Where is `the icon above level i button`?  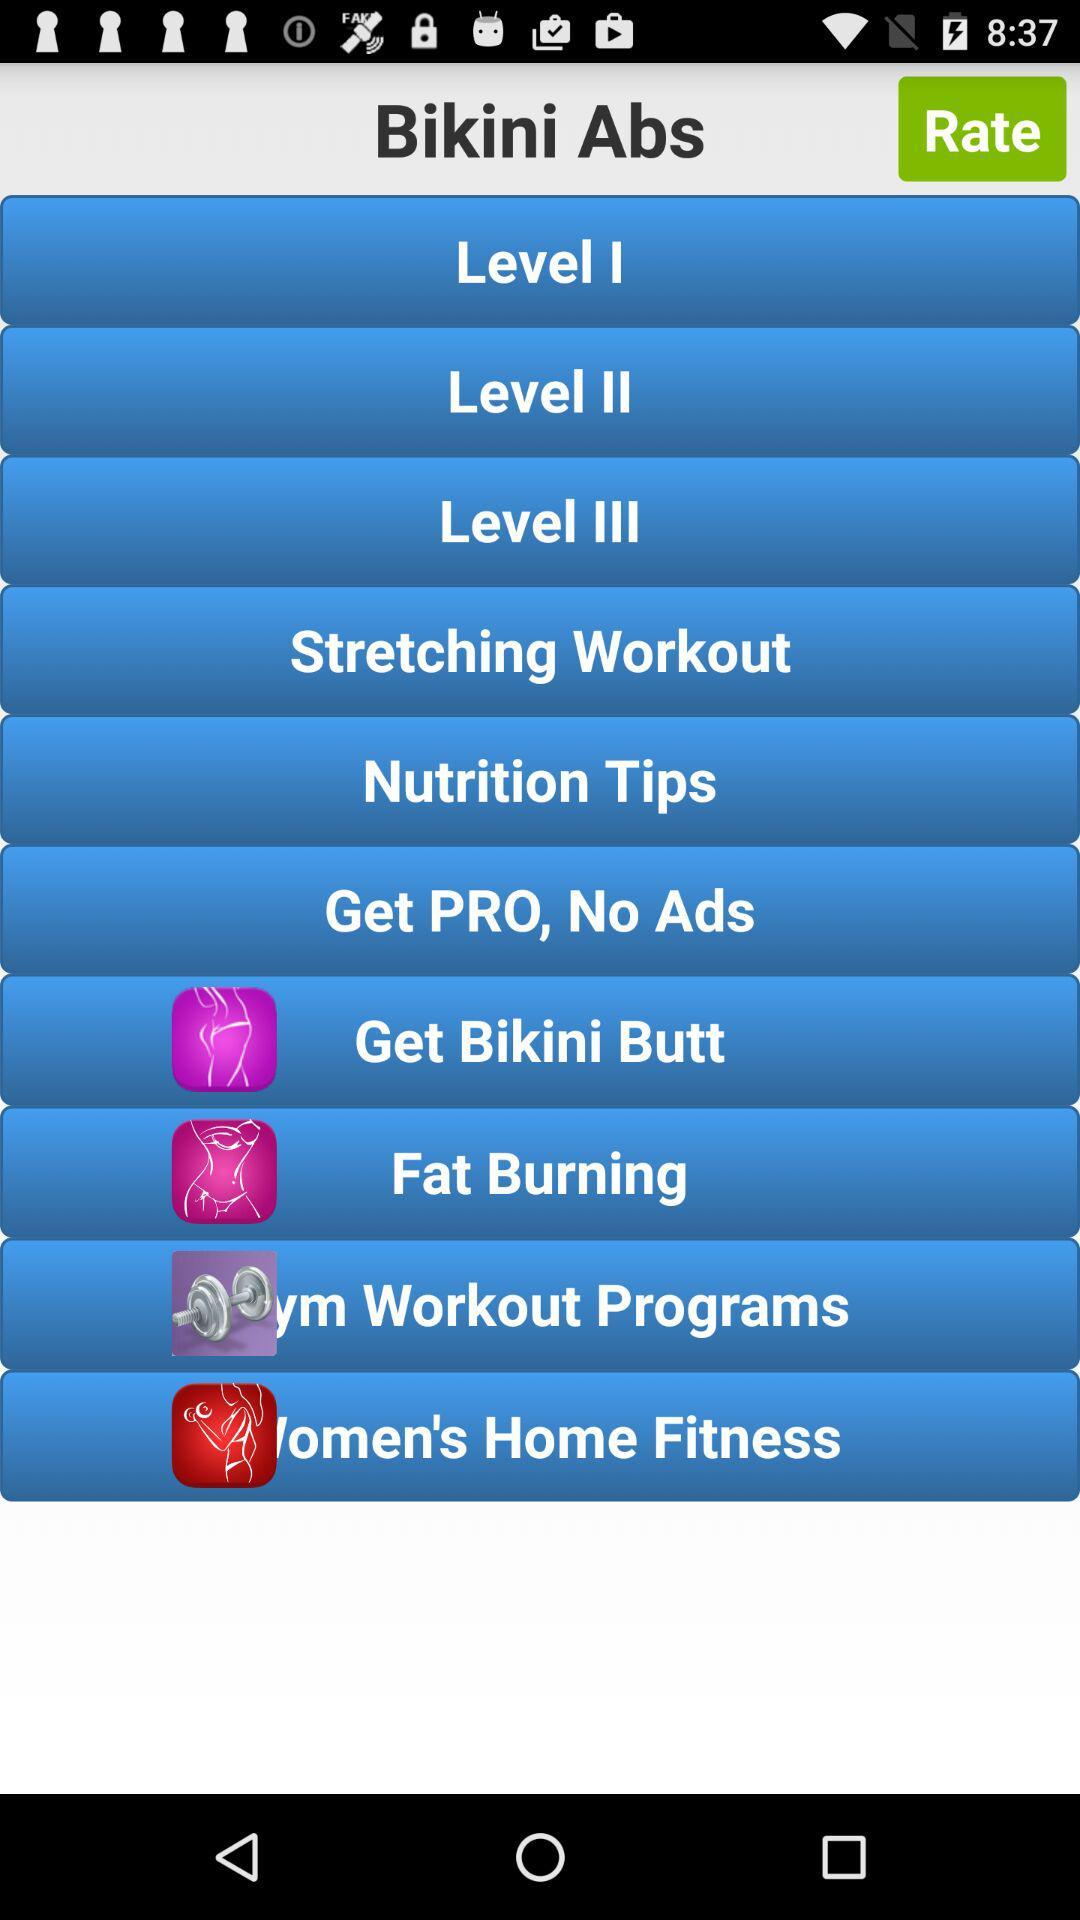 the icon above level i button is located at coordinates (981, 128).